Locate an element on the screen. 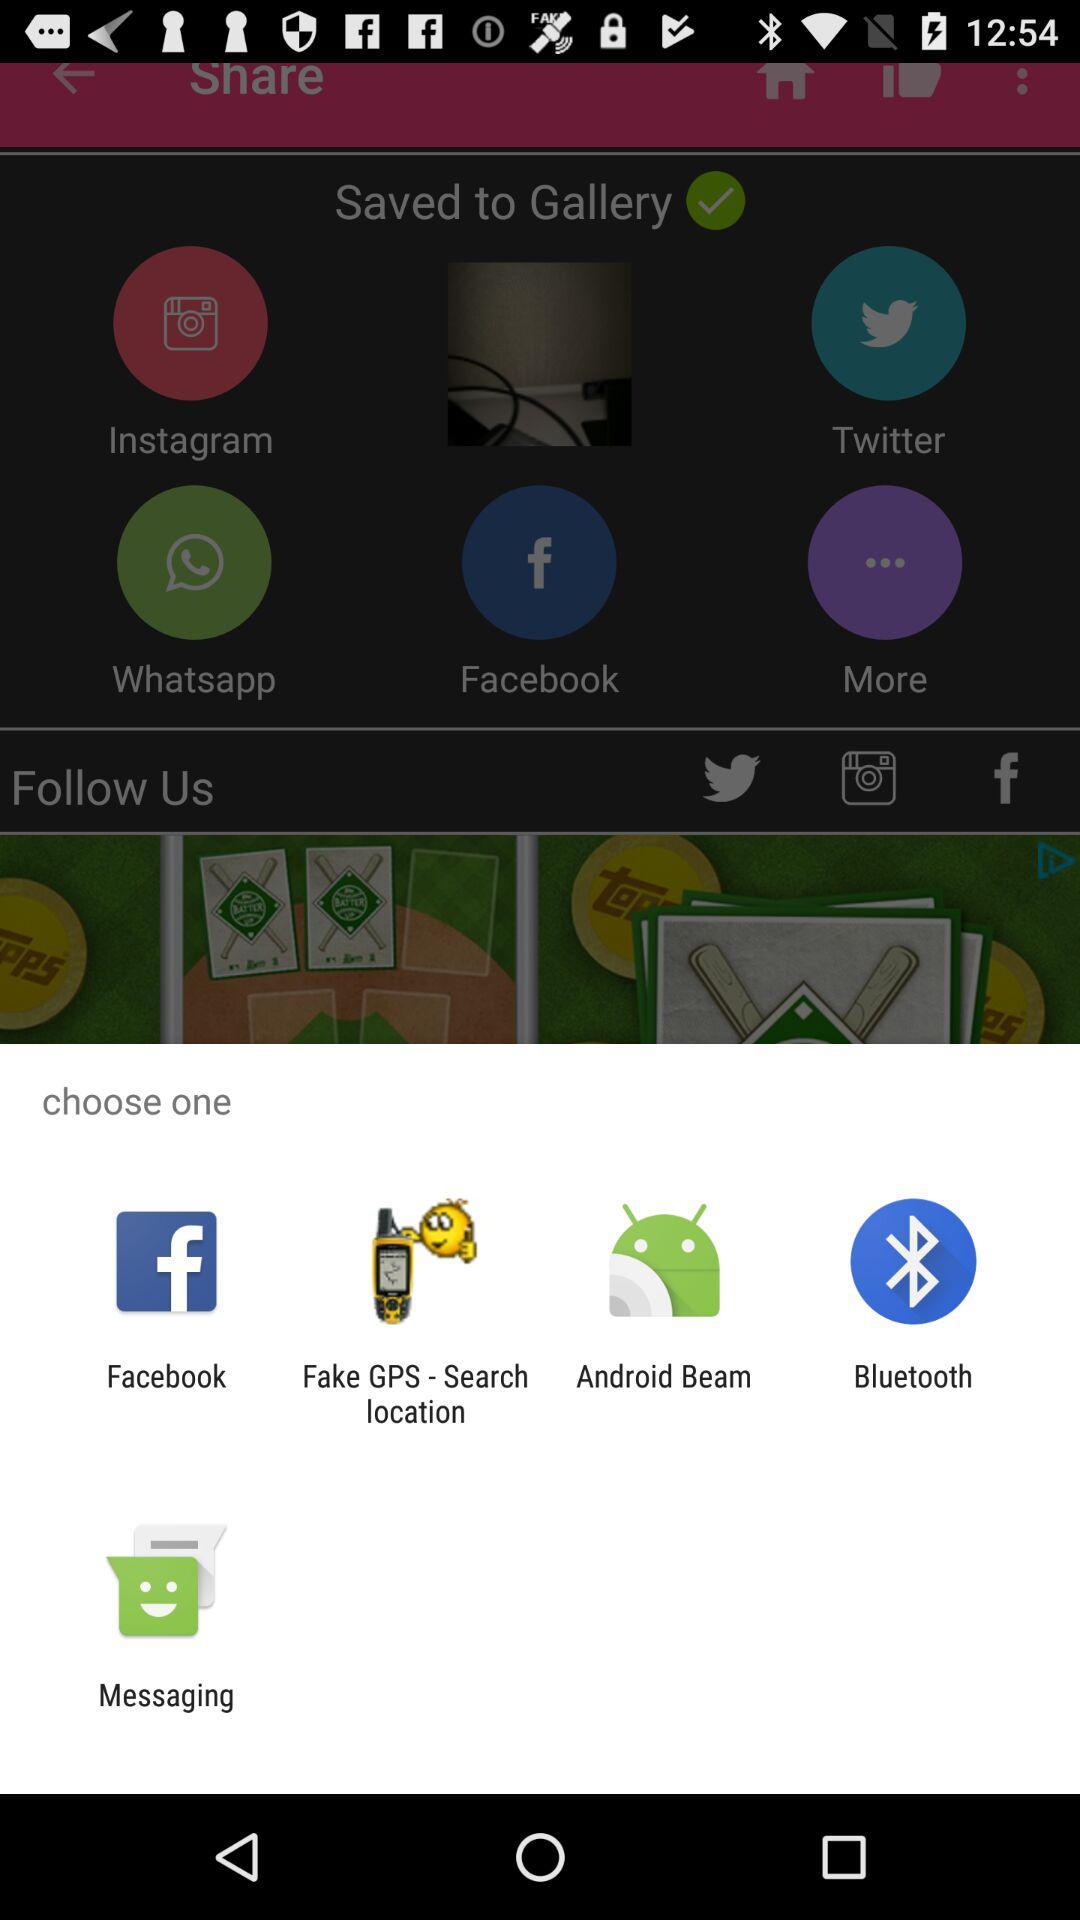 The width and height of the screenshot is (1080, 1920). the messaging item is located at coordinates (165, 1711).